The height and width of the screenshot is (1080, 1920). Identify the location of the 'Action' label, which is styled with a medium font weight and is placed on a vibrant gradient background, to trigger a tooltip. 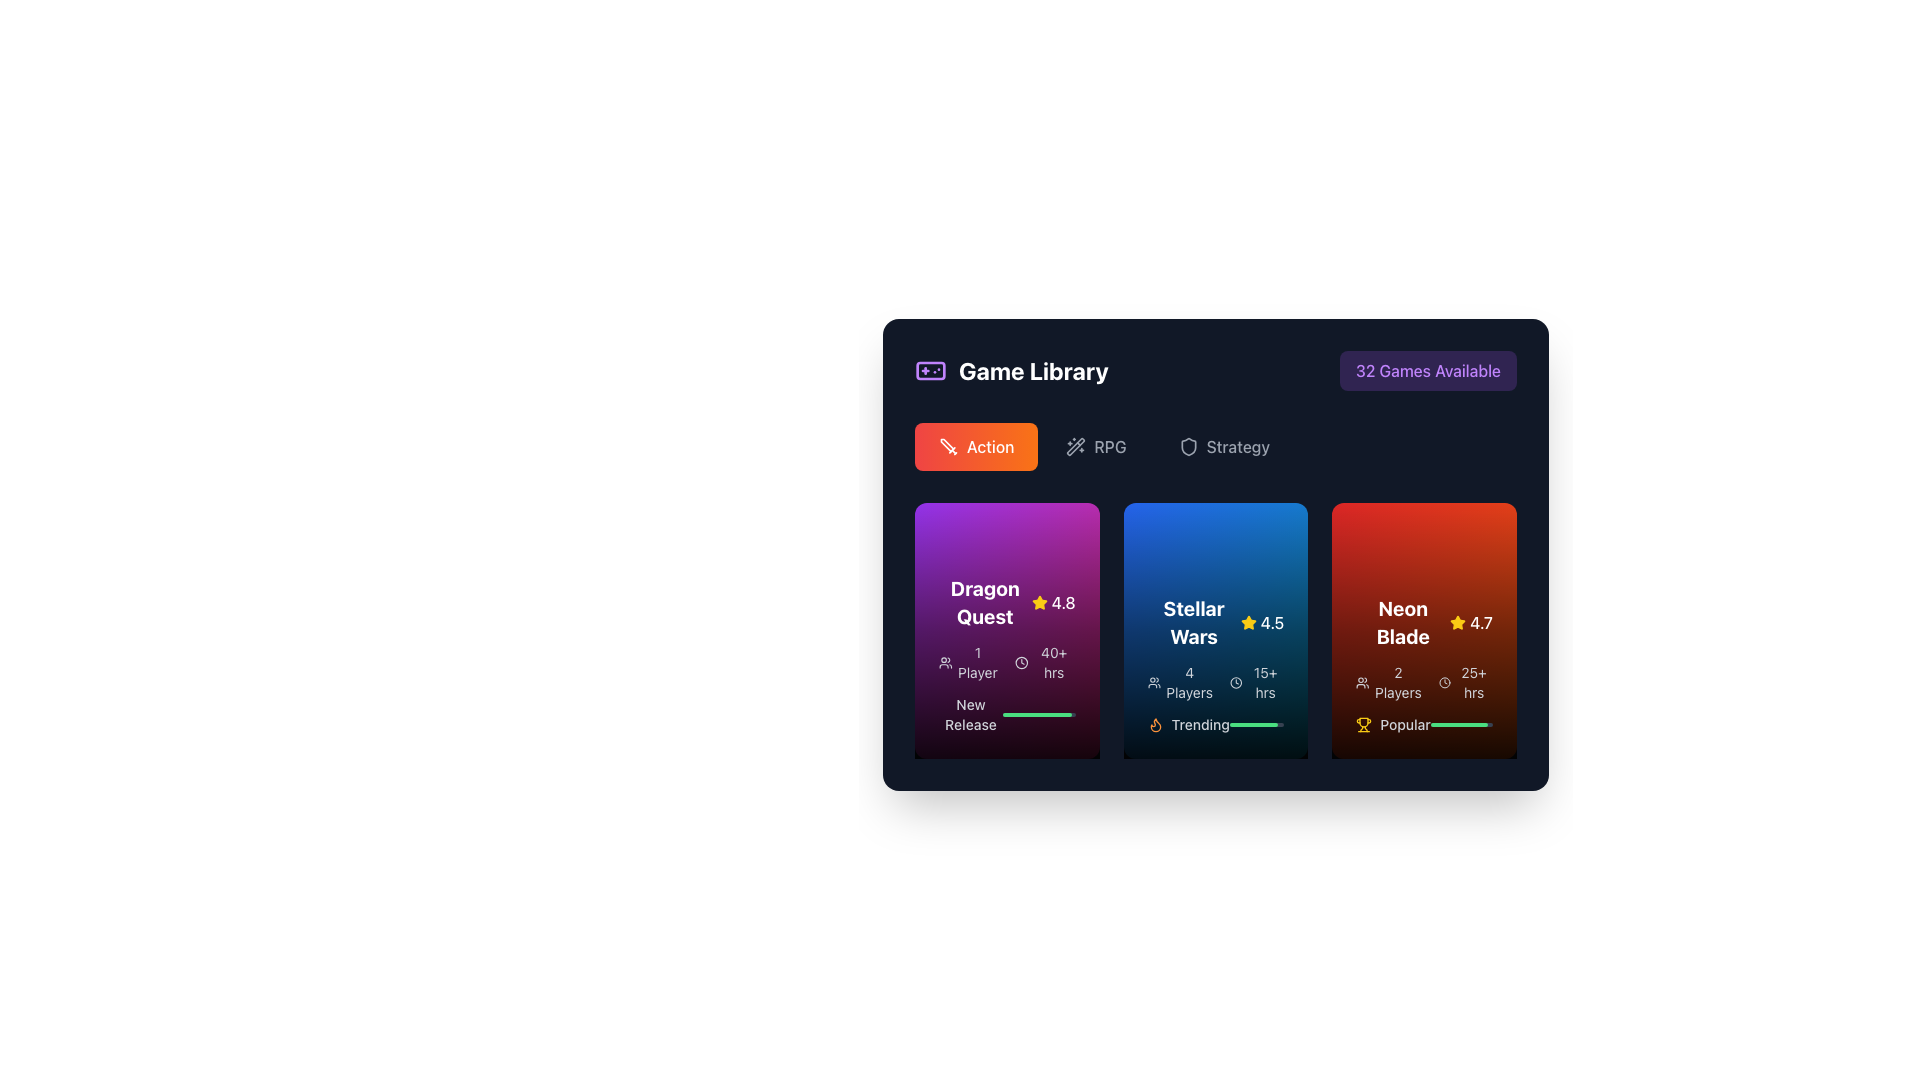
(990, 446).